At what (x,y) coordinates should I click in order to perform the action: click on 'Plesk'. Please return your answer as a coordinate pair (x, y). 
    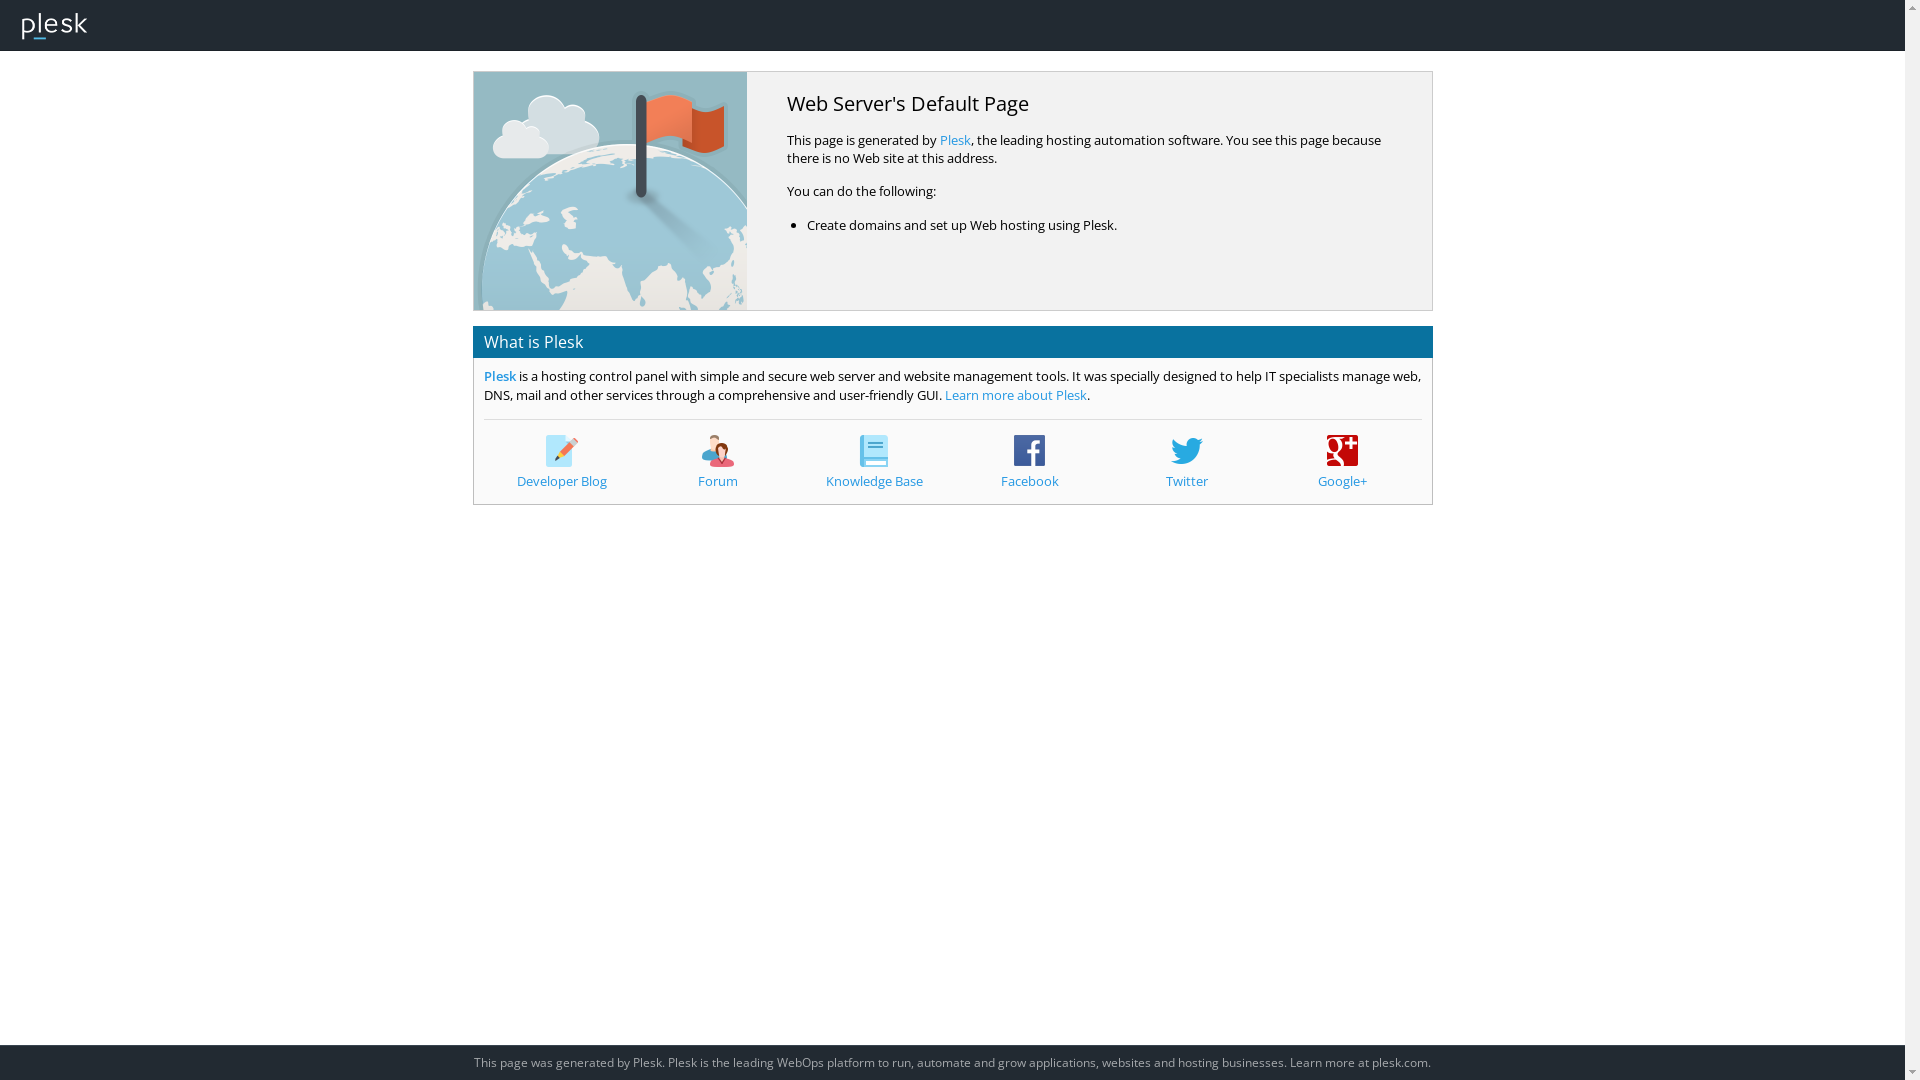
    Looking at the image, I should click on (499, 375).